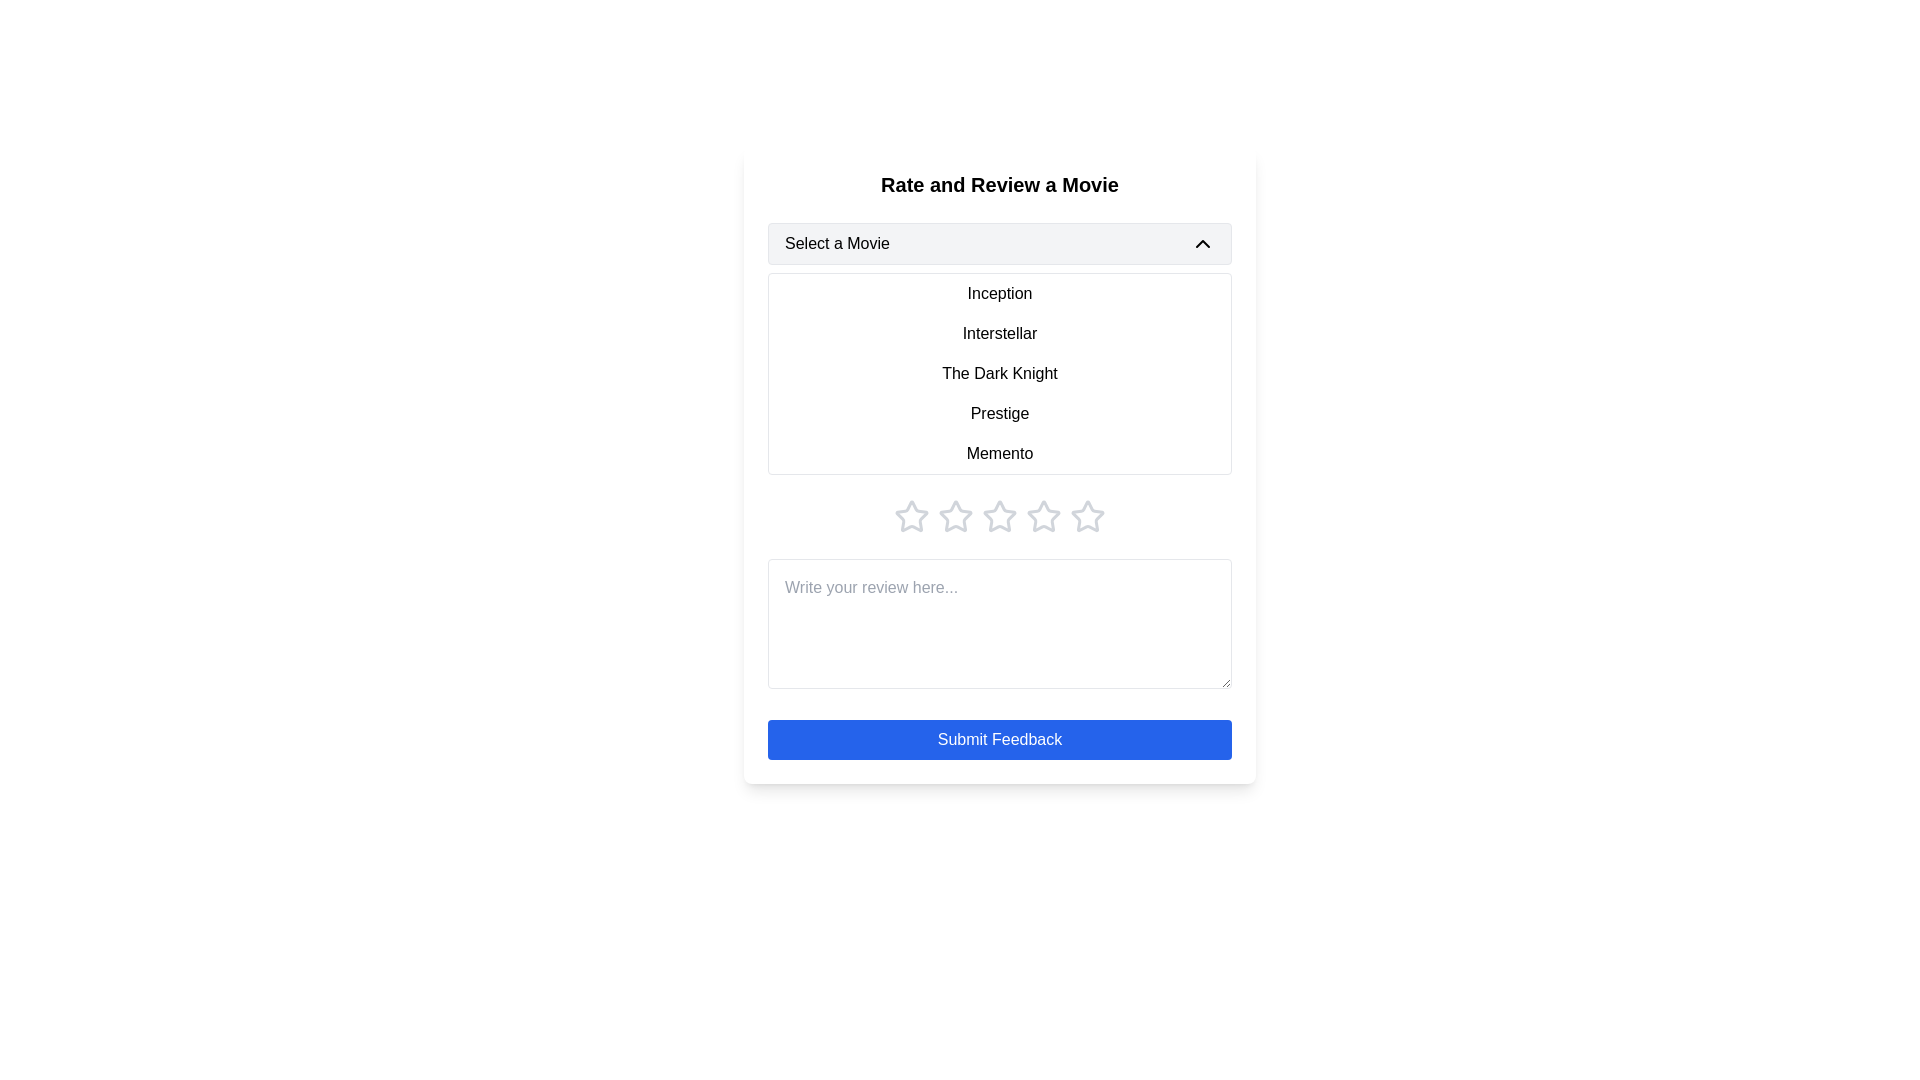 Image resolution: width=1920 pixels, height=1080 pixels. Describe the element at coordinates (954, 515) in the screenshot. I see `the second star in the rating section` at that location.